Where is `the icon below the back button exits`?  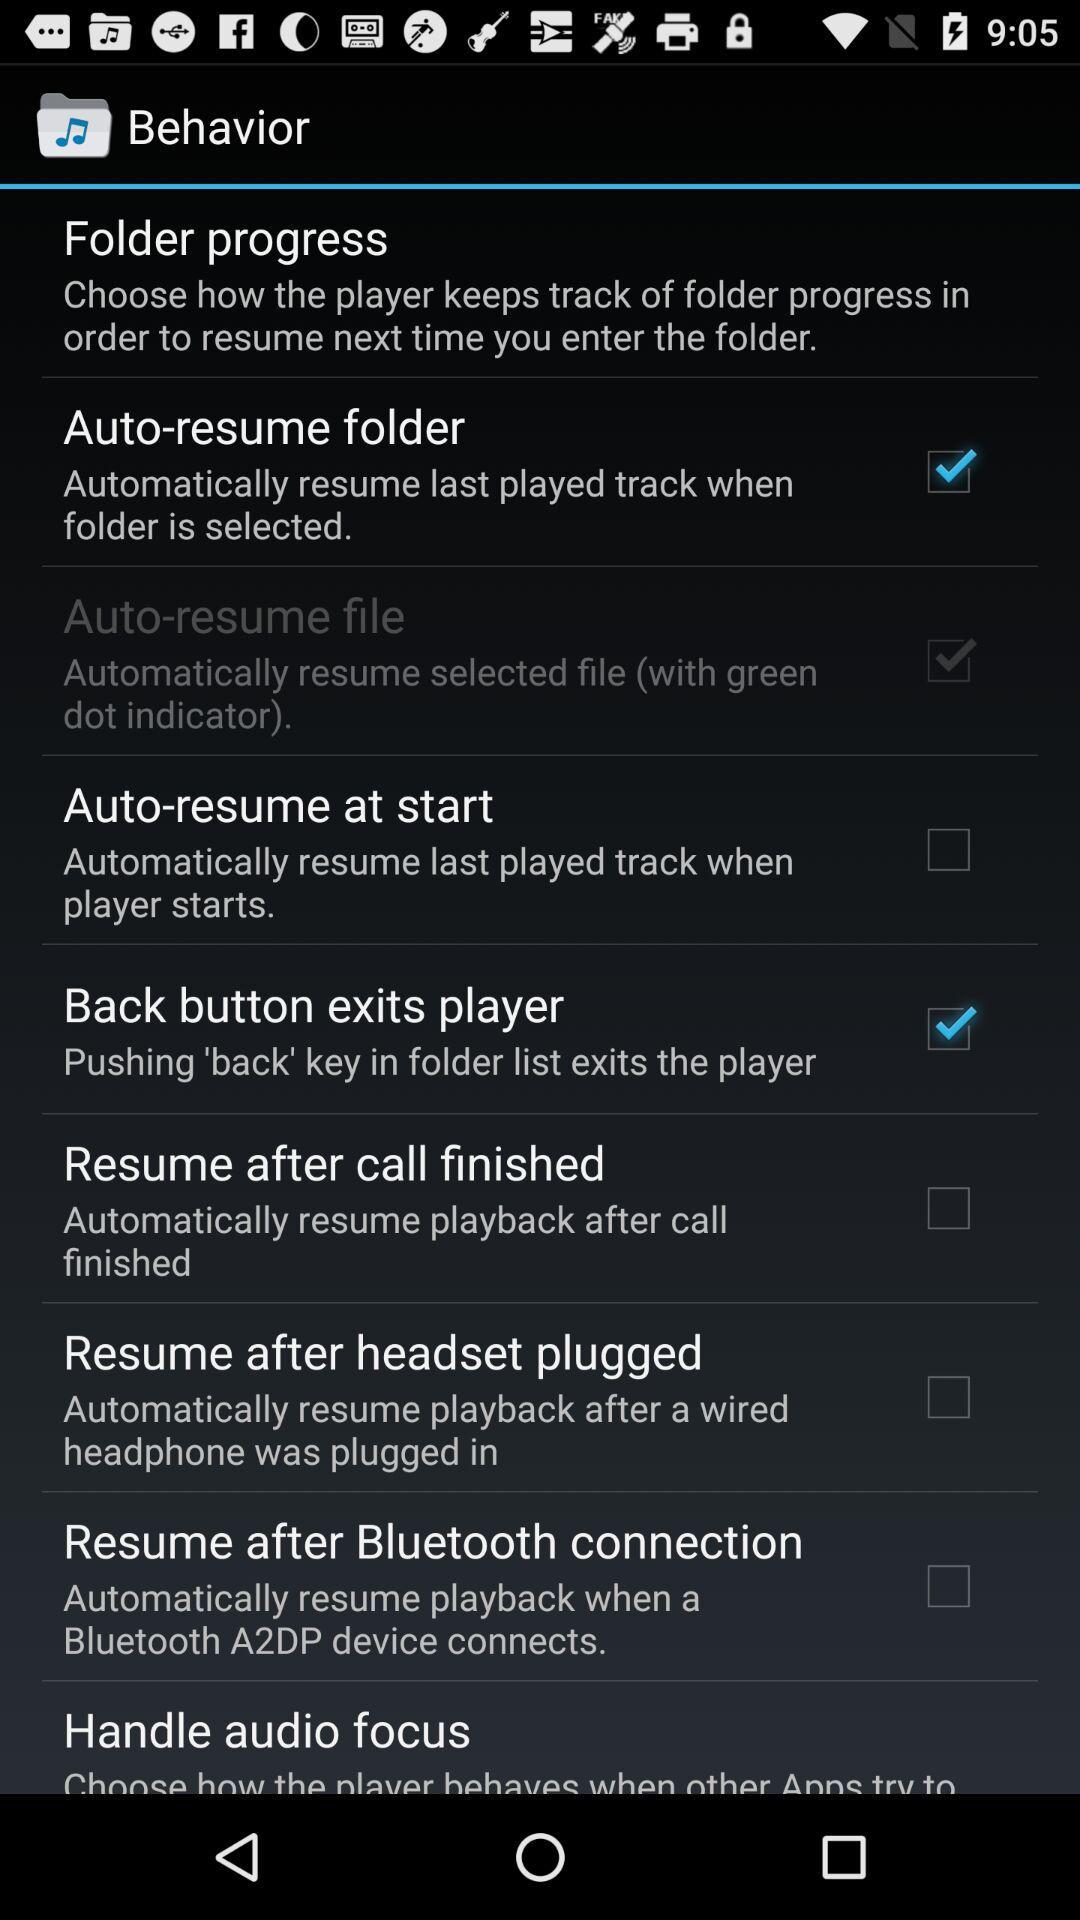 the icon below the back button exits is located at coordinates (438, 1059).